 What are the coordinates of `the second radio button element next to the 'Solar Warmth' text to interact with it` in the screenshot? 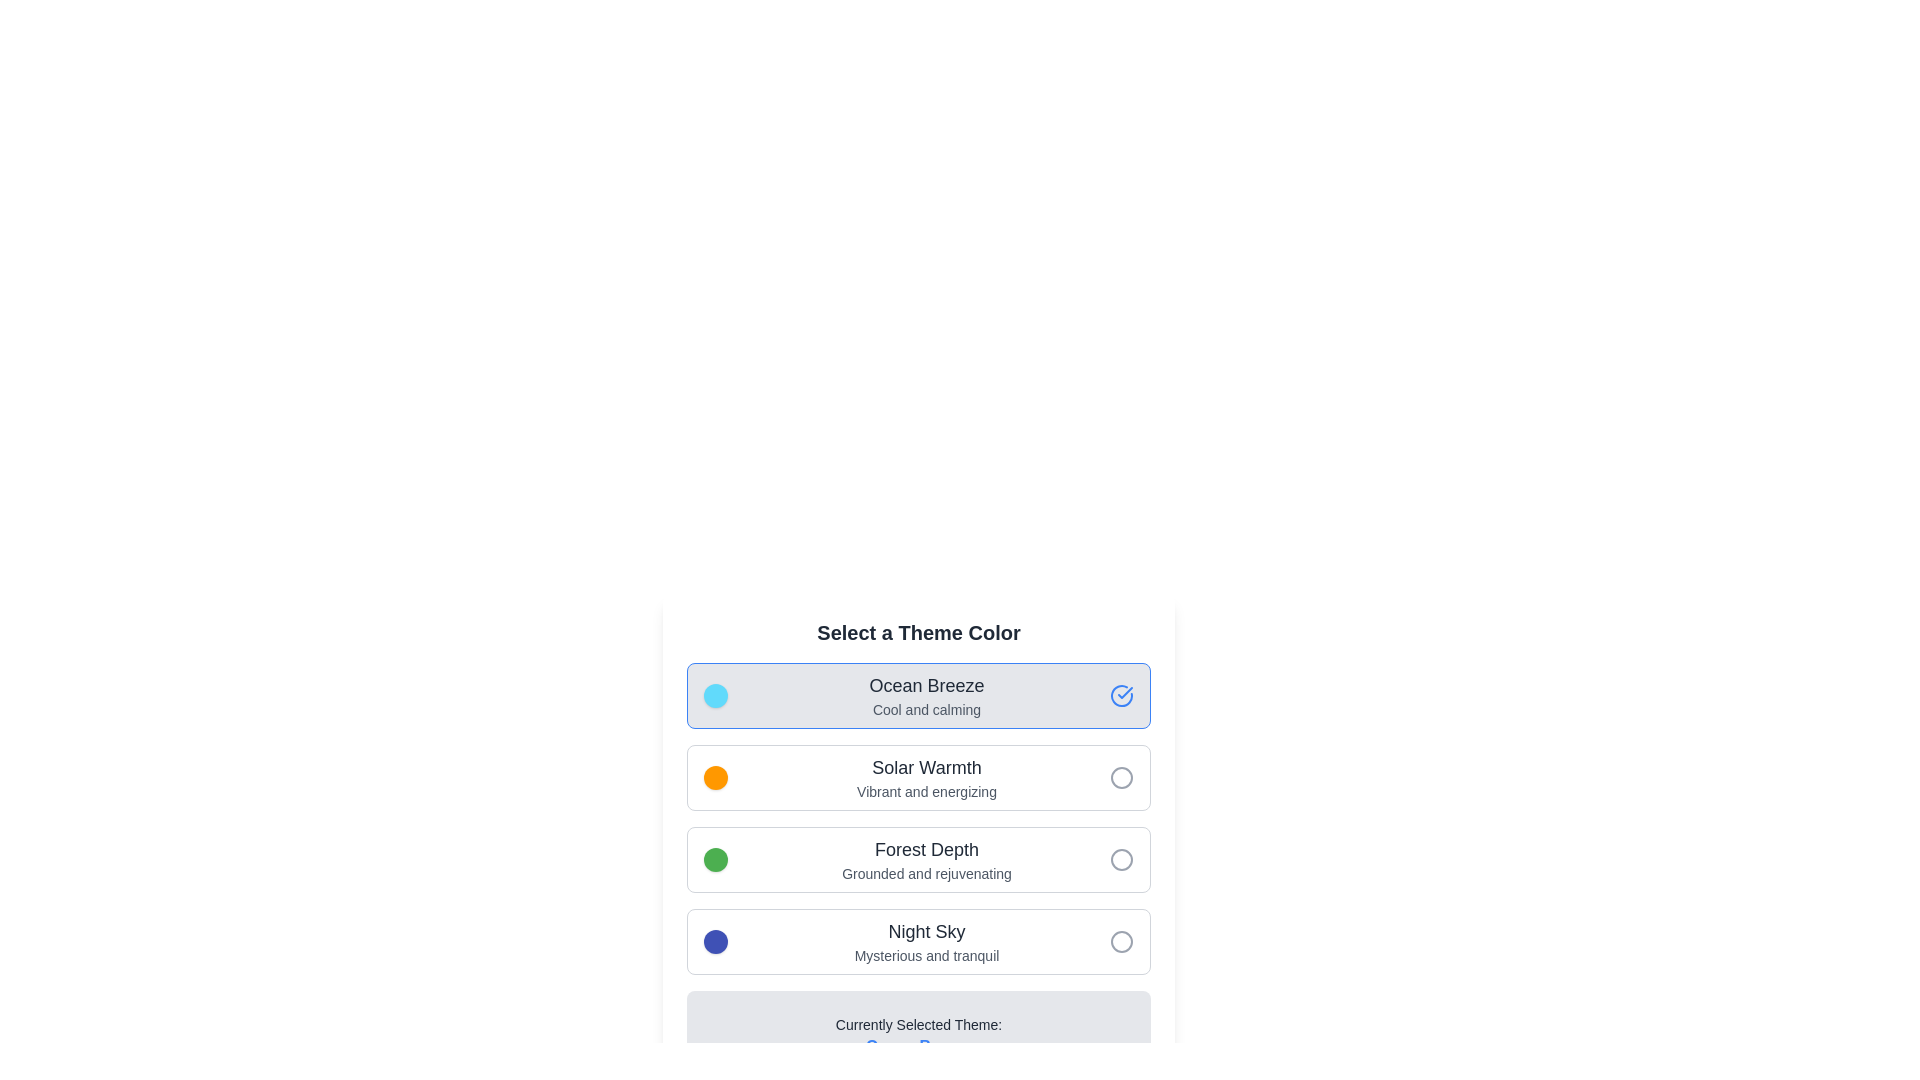 It's located at (1122, 777).